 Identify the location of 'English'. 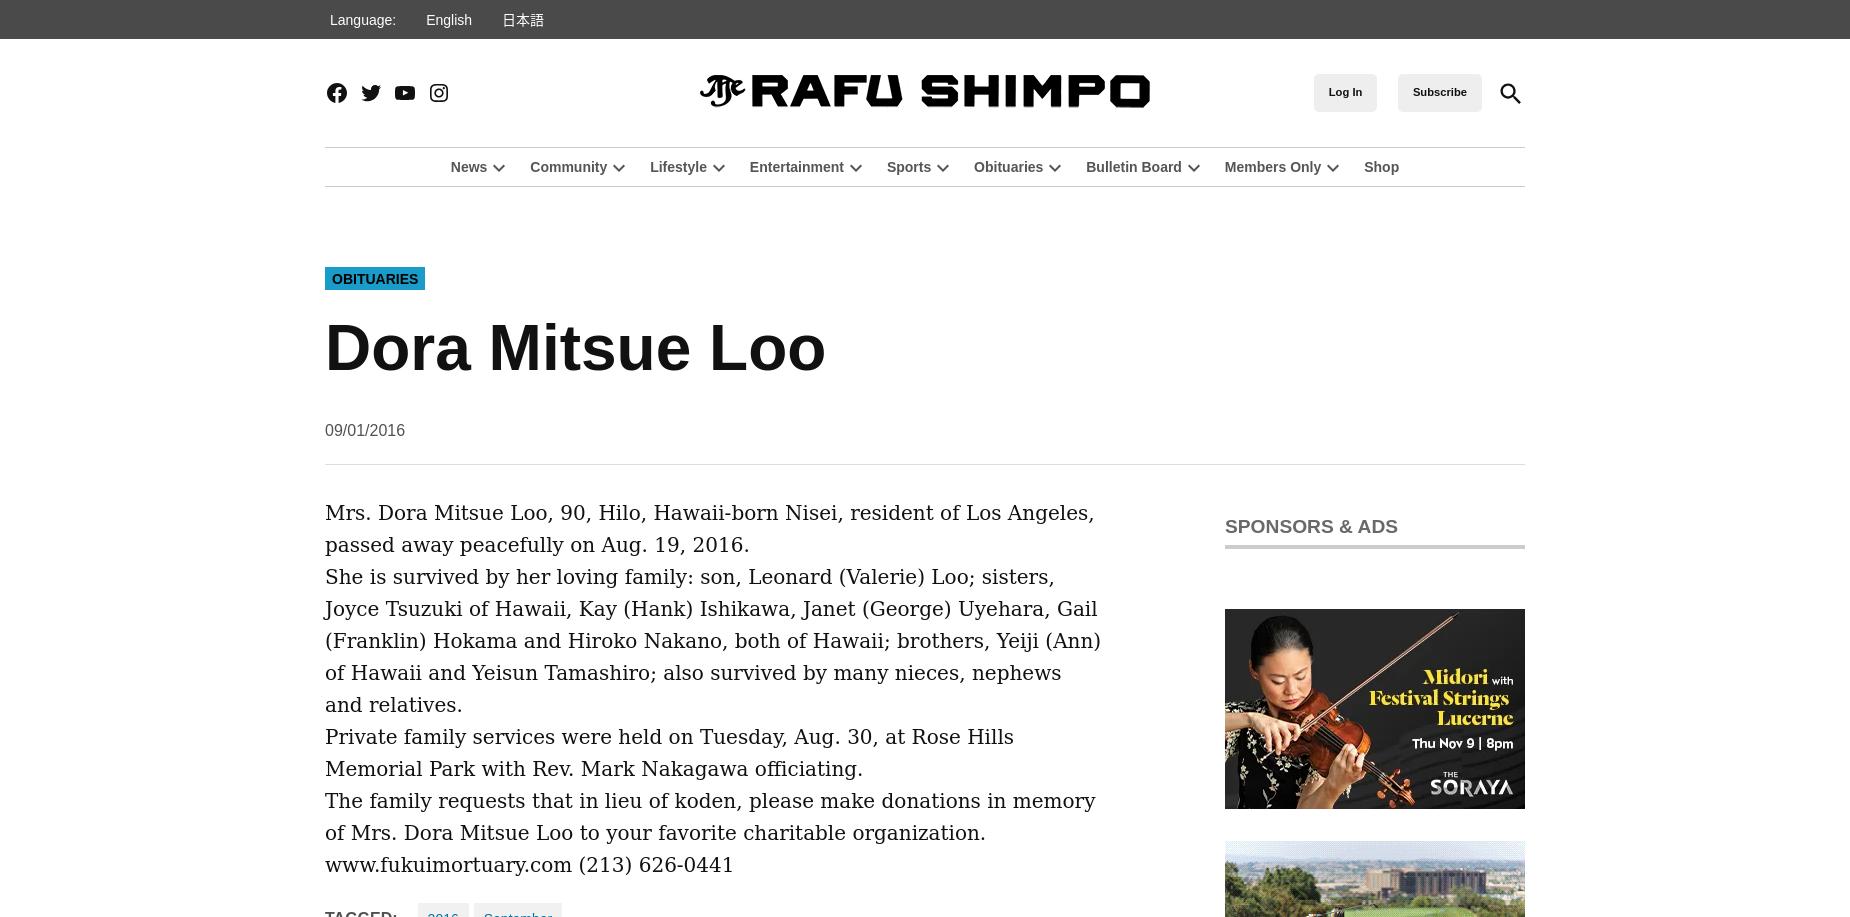
(447, 18).